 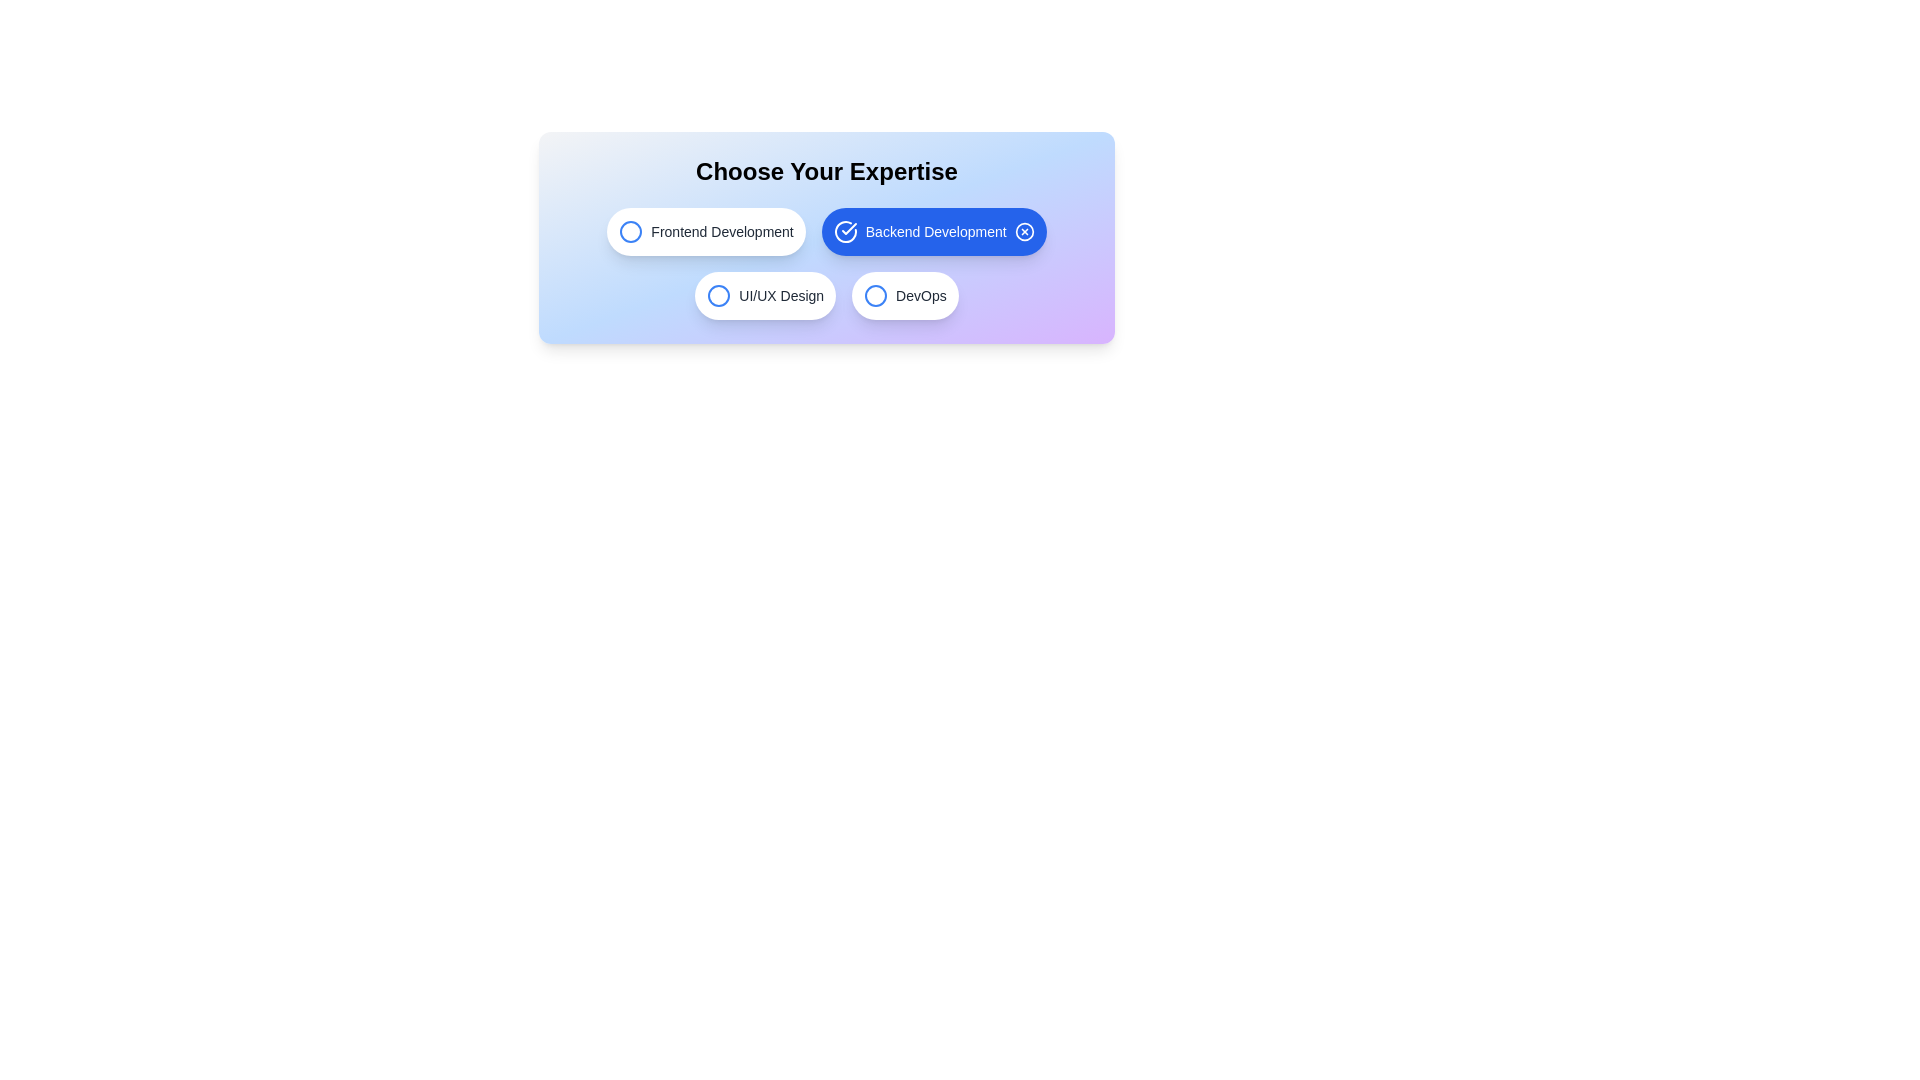 I want to click on the category chip labeled UI/UX Design to observe its hover effect, so click(x=763, y=296).